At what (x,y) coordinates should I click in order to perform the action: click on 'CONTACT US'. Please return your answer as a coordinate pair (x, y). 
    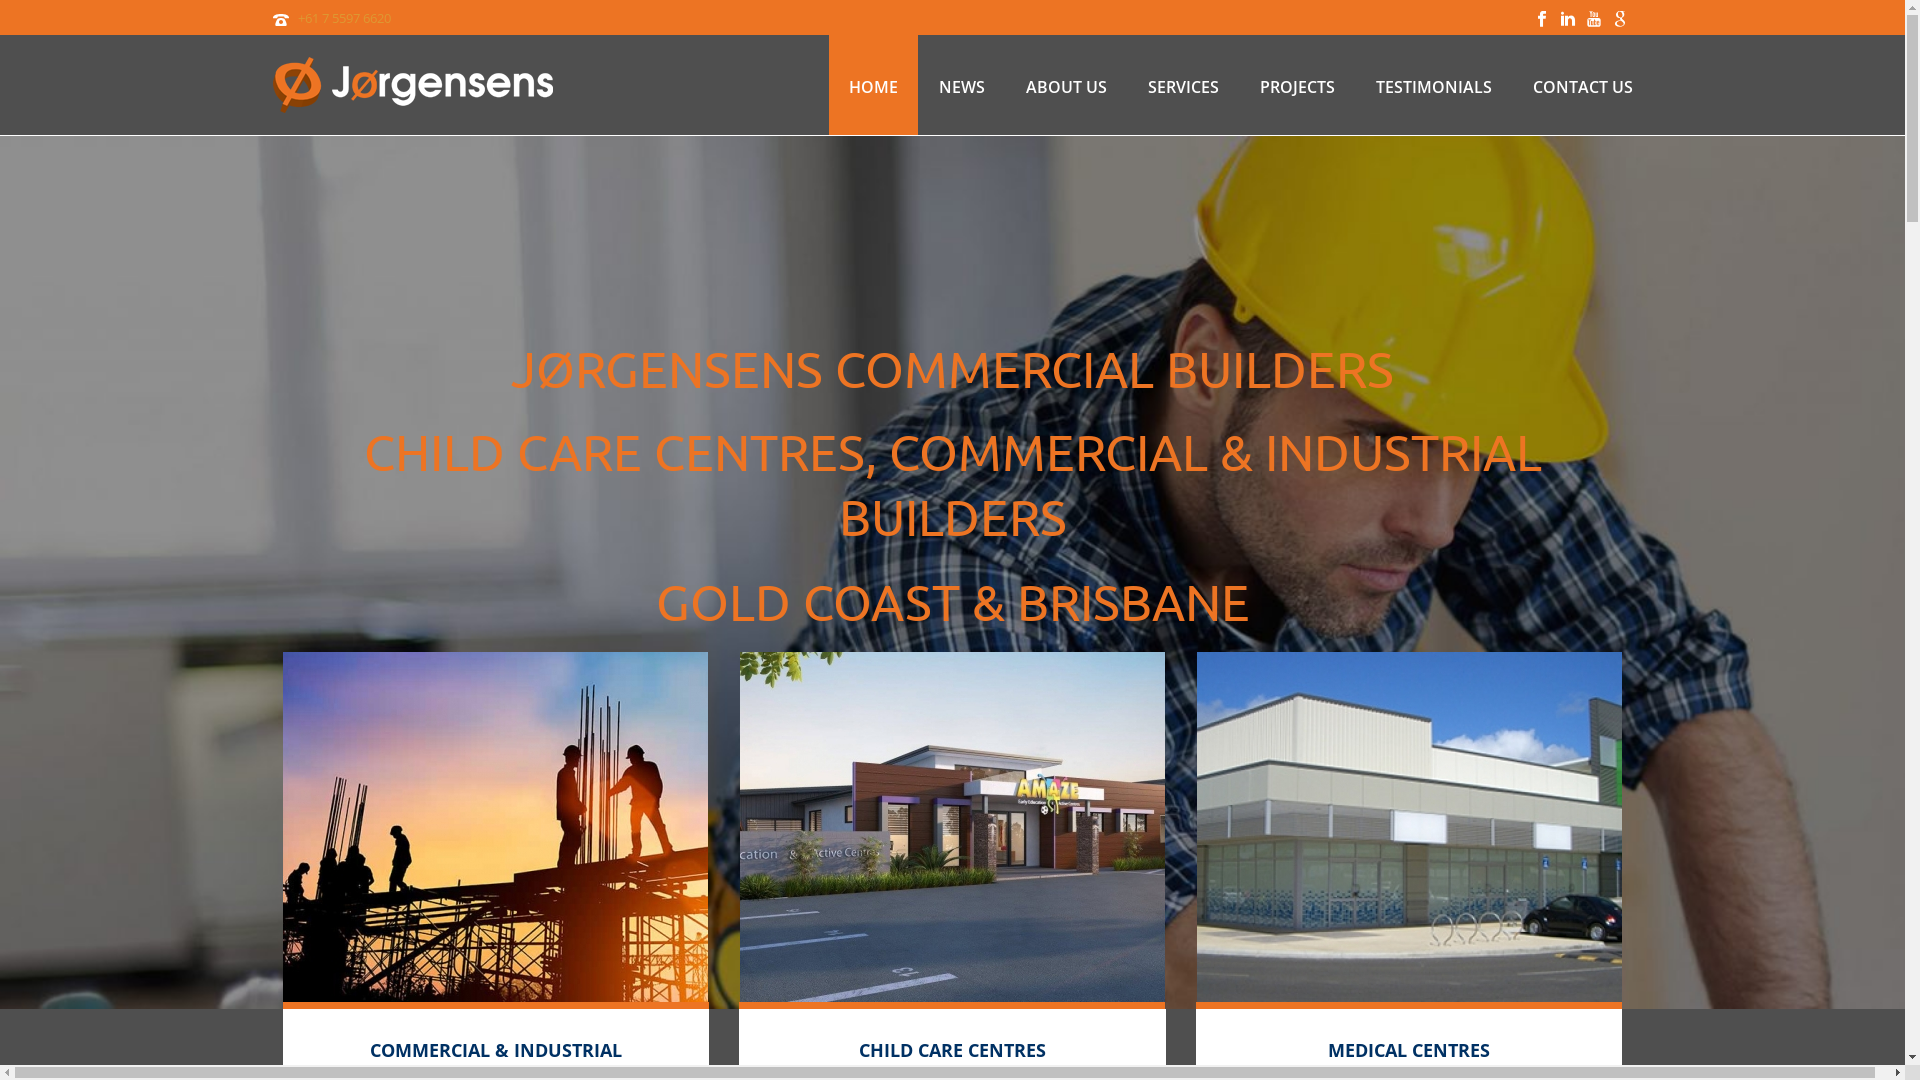
    Looking at the image, I should click on (1581, 83).